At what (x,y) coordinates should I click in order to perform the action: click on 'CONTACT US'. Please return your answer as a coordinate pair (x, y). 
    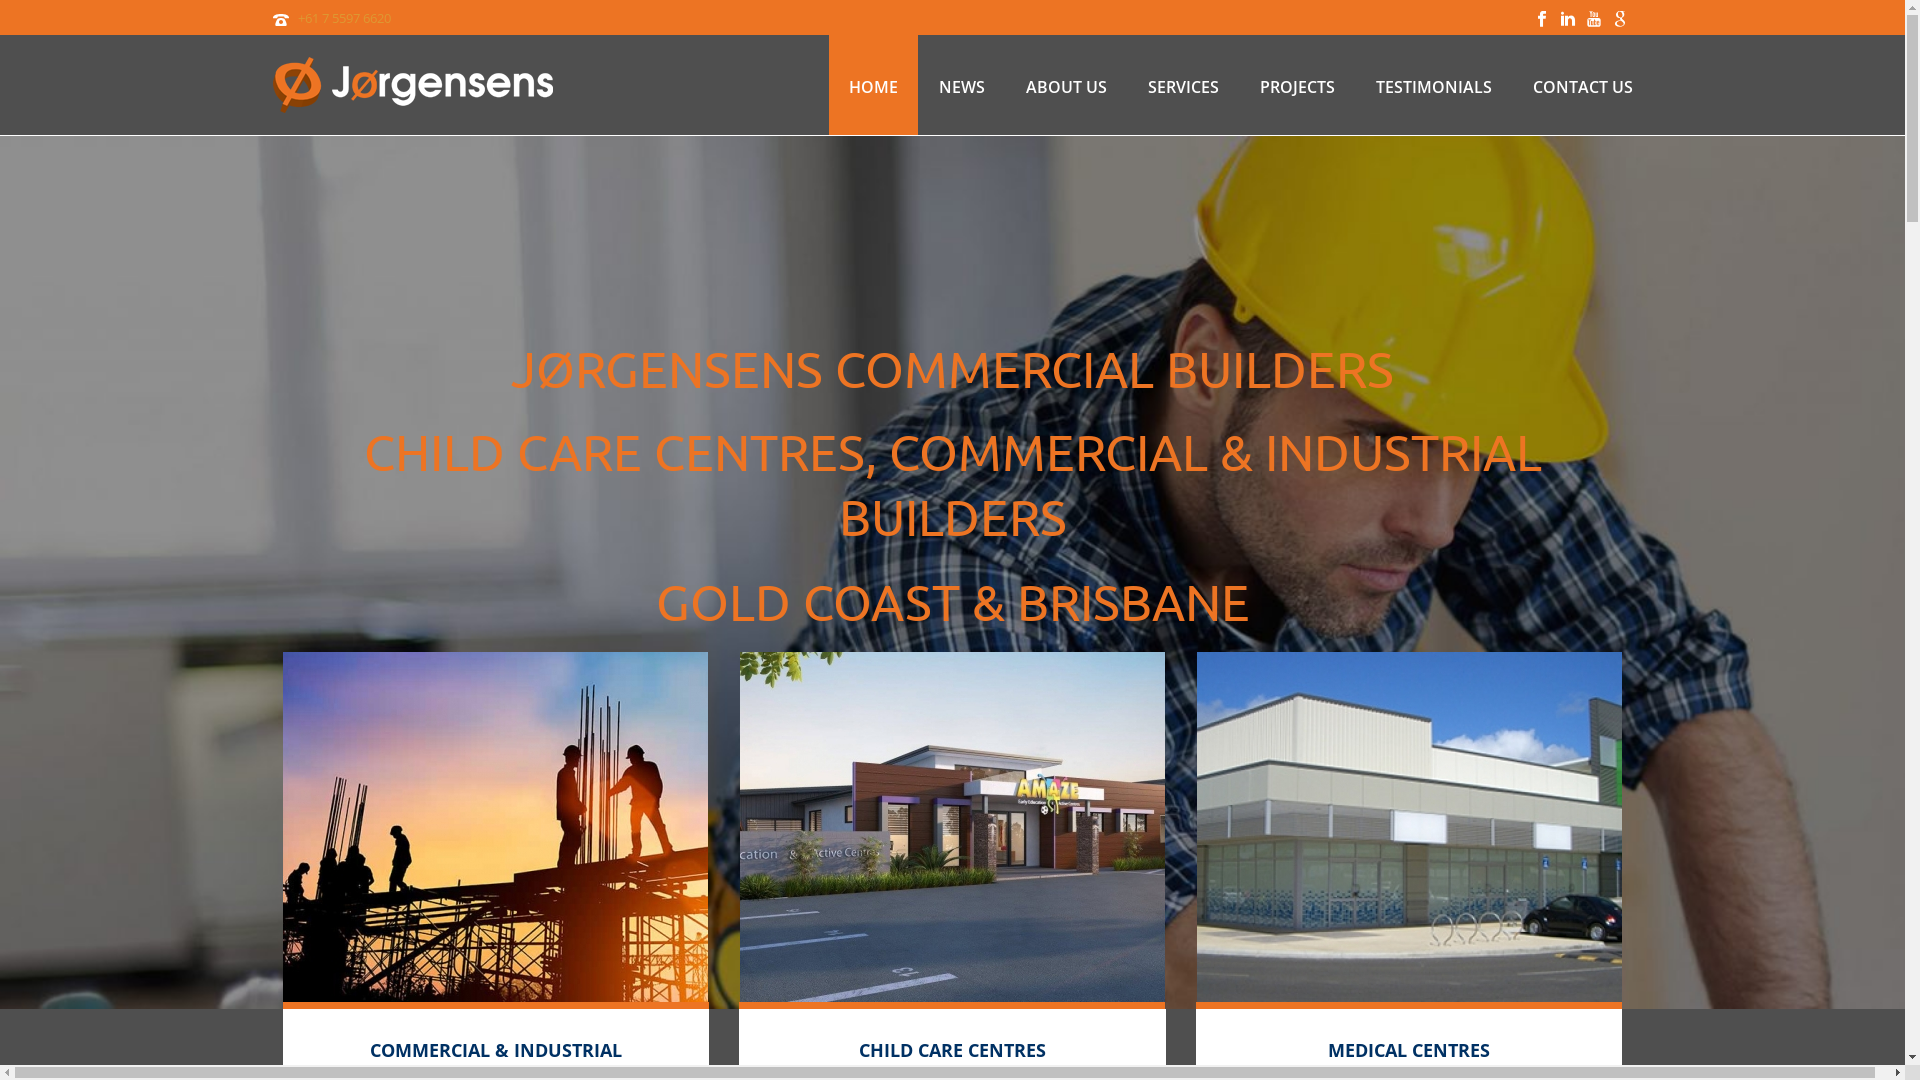
    Looking at the image, I should click on (1581, 83).